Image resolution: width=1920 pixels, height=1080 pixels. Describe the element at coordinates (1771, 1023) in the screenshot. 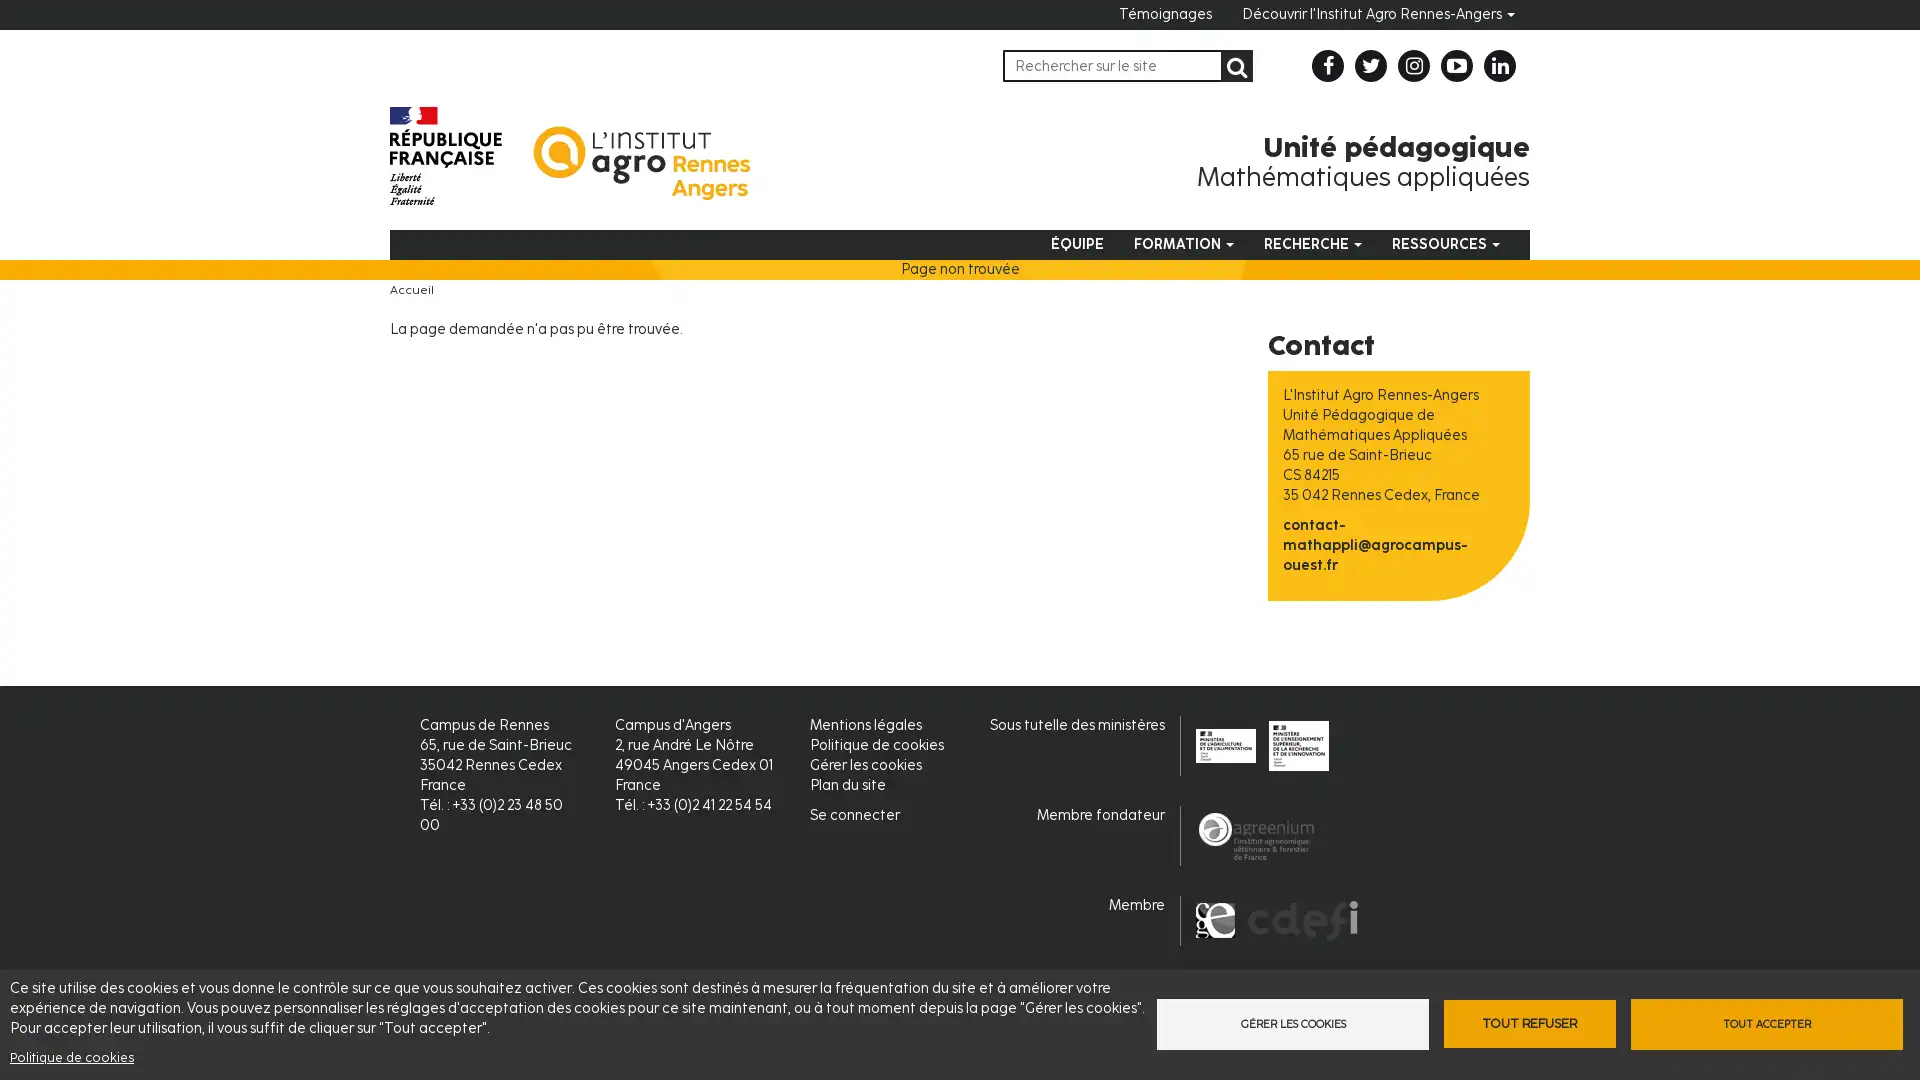

I see `TOUT ACCEPTER` at that location.